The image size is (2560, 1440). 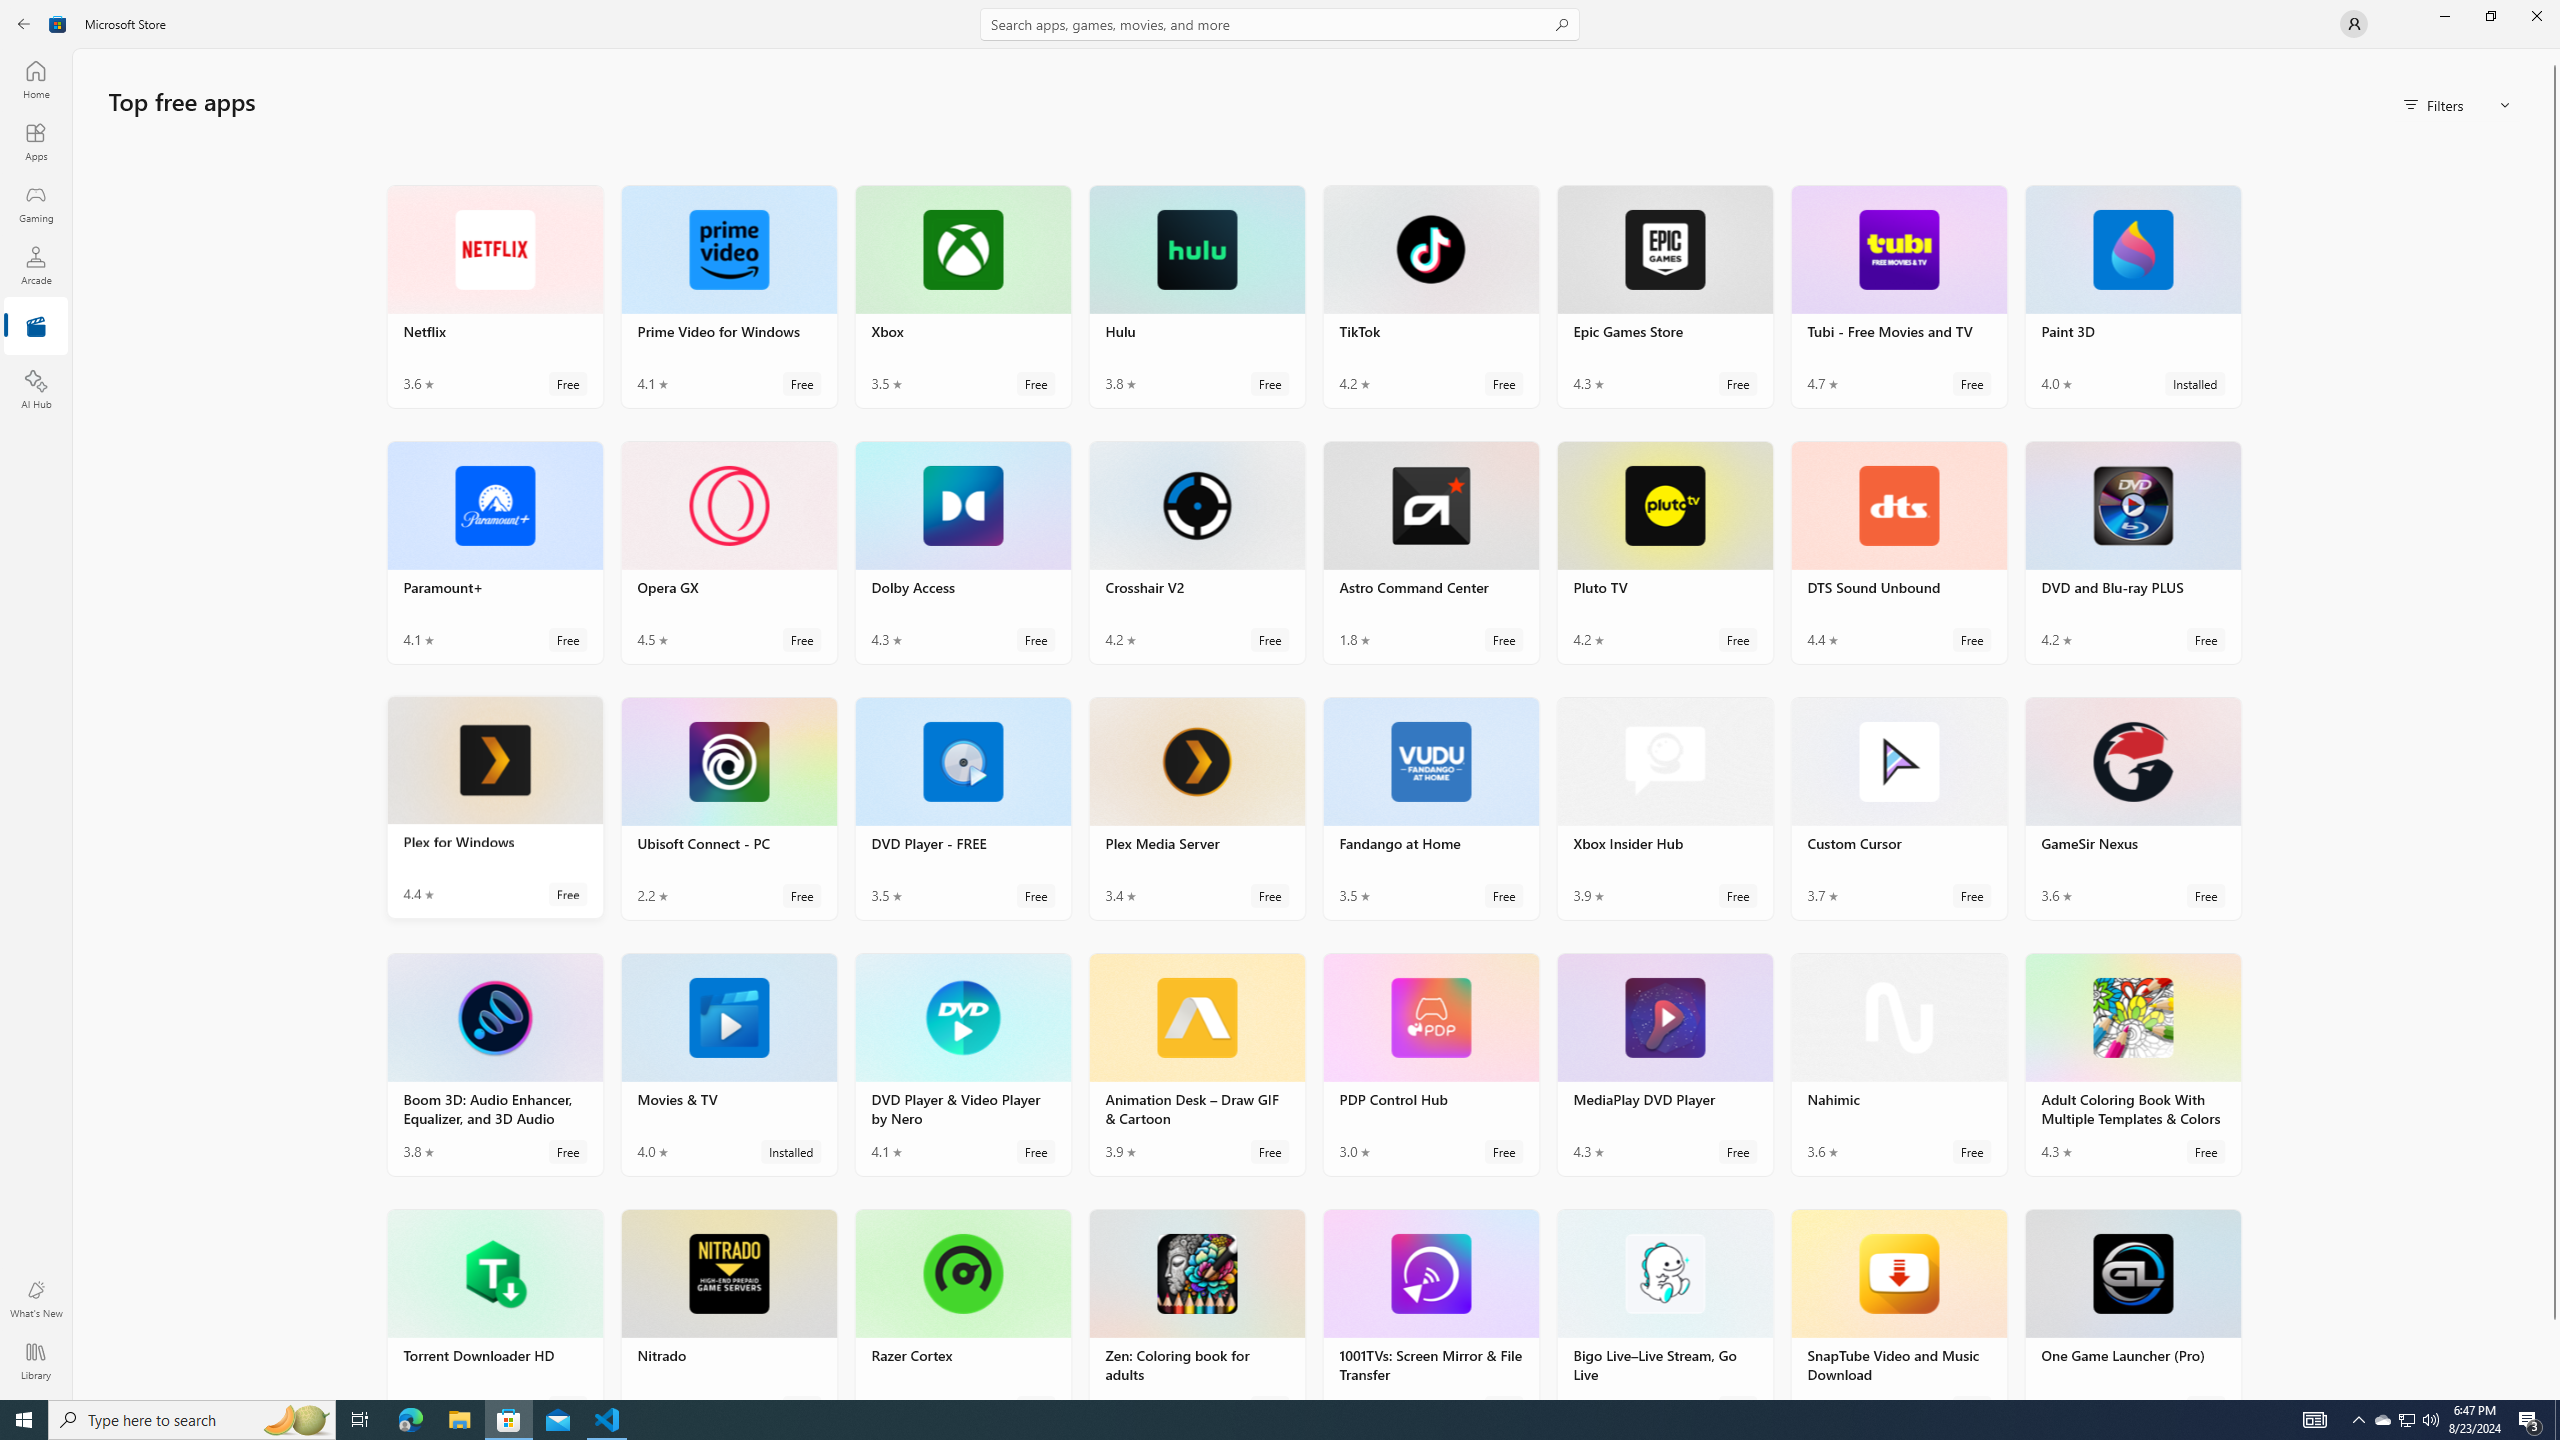 I want to click on 'Hulu. Average rating of 3.8 out of five stars. Free  ', so click(x=1195, y=294).